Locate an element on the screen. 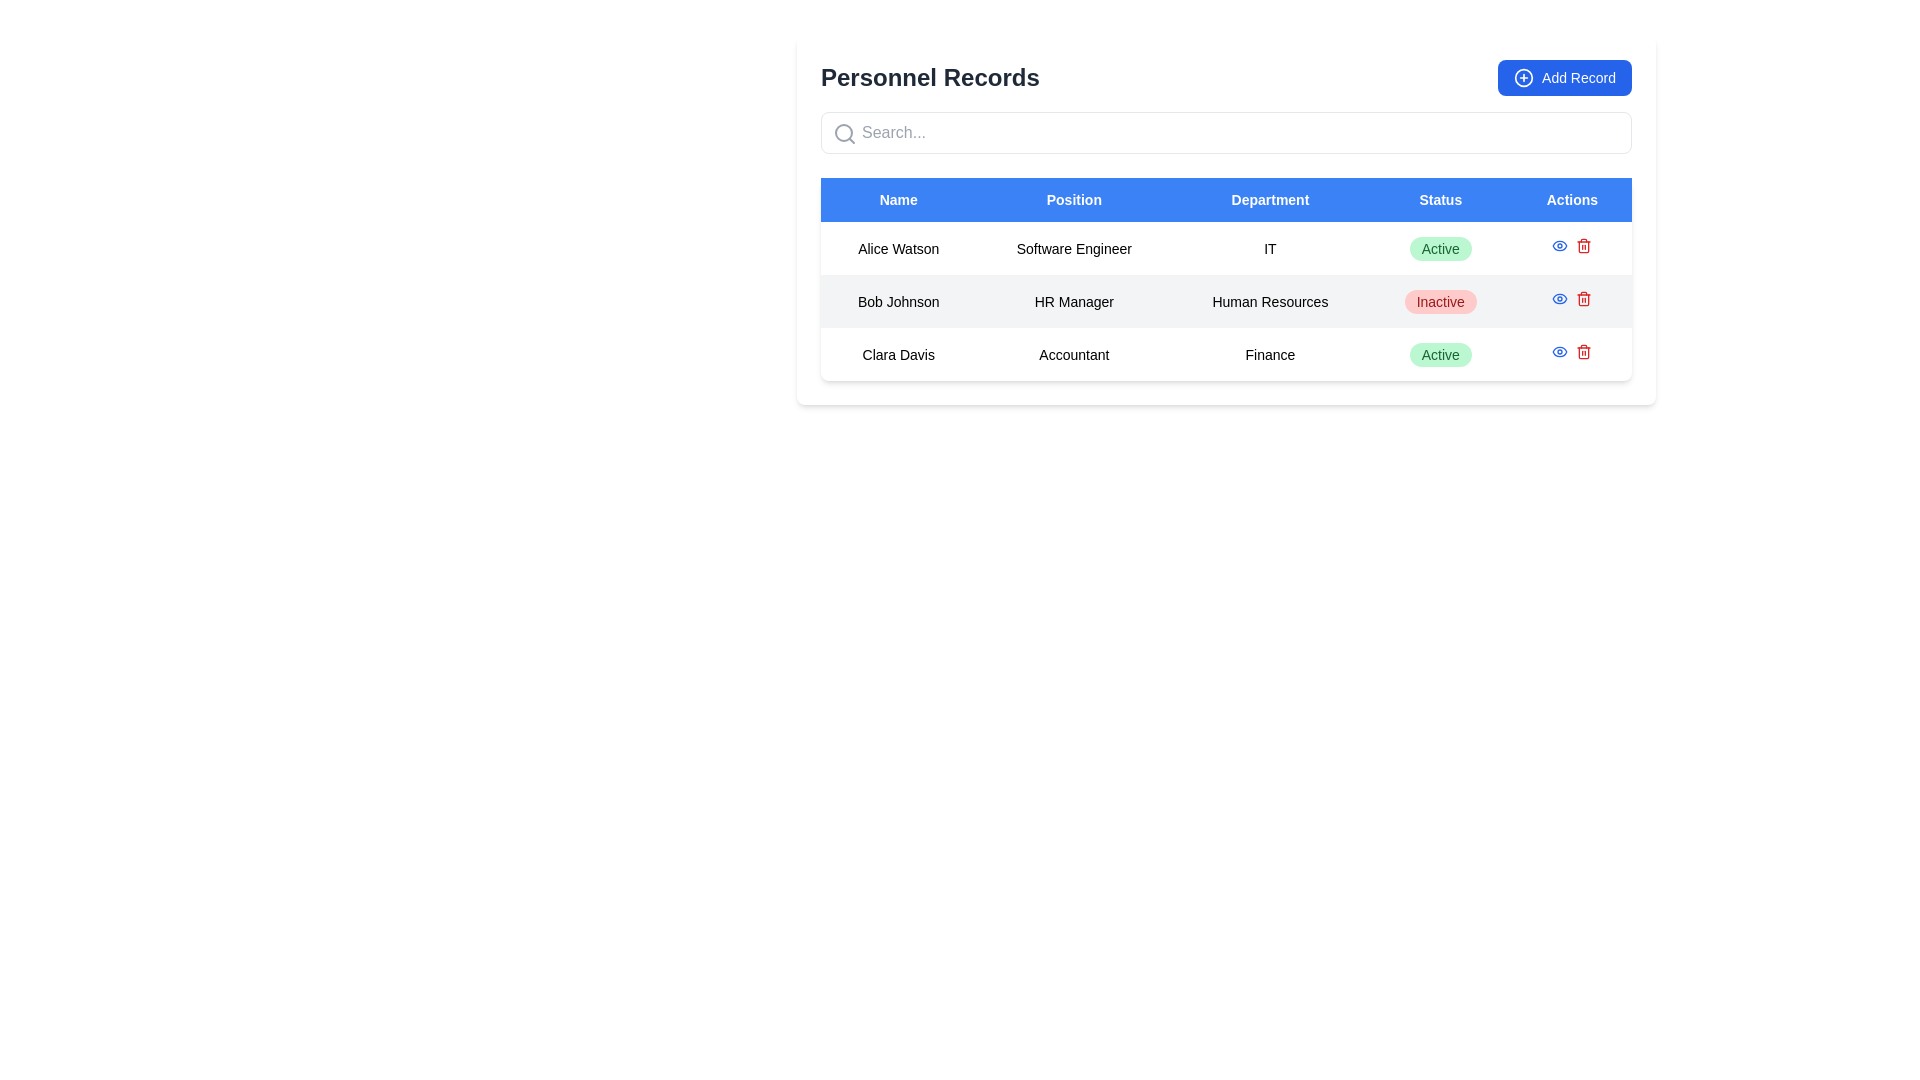 The image size is (1920, 1080). the Text label identifying 'Clara Davis' in the first cell of the third row in the table is located at coordinates (897, 353).